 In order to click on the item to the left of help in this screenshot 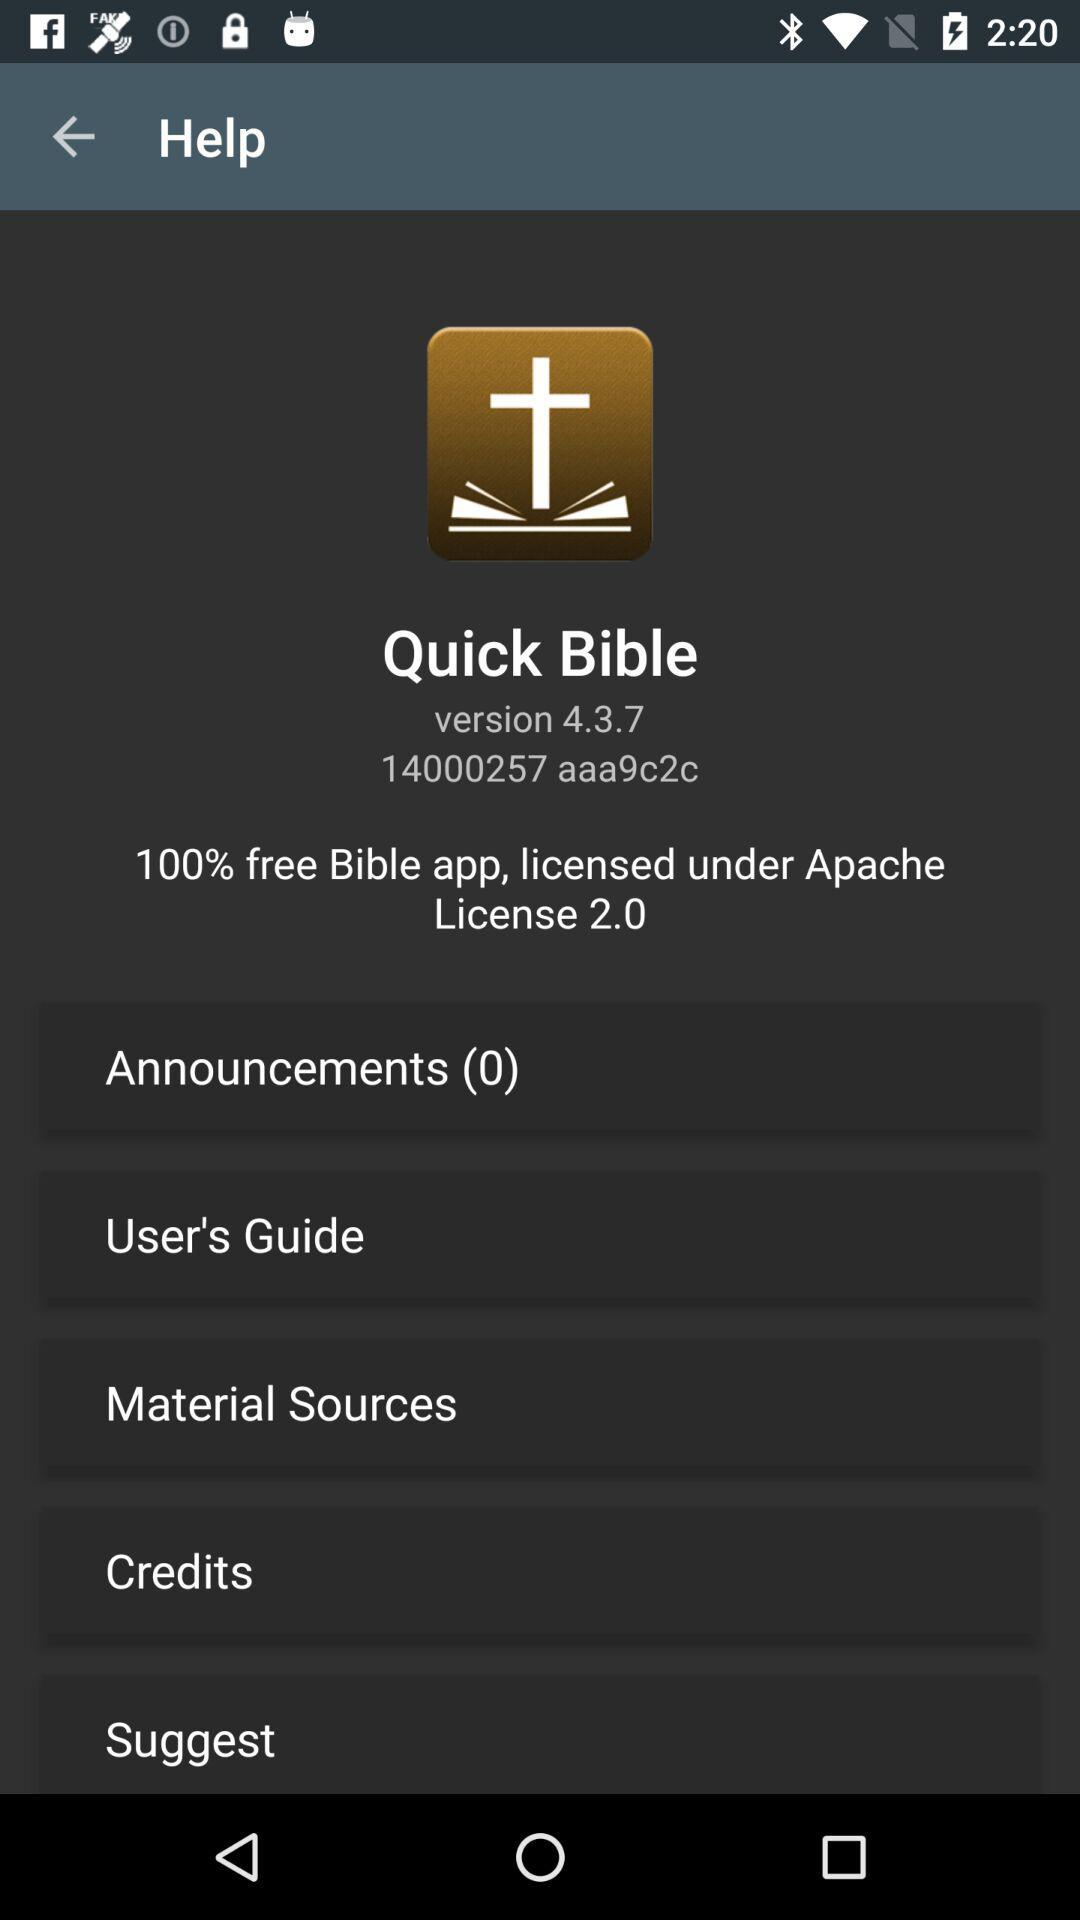, I will do `click(72, 135)`.